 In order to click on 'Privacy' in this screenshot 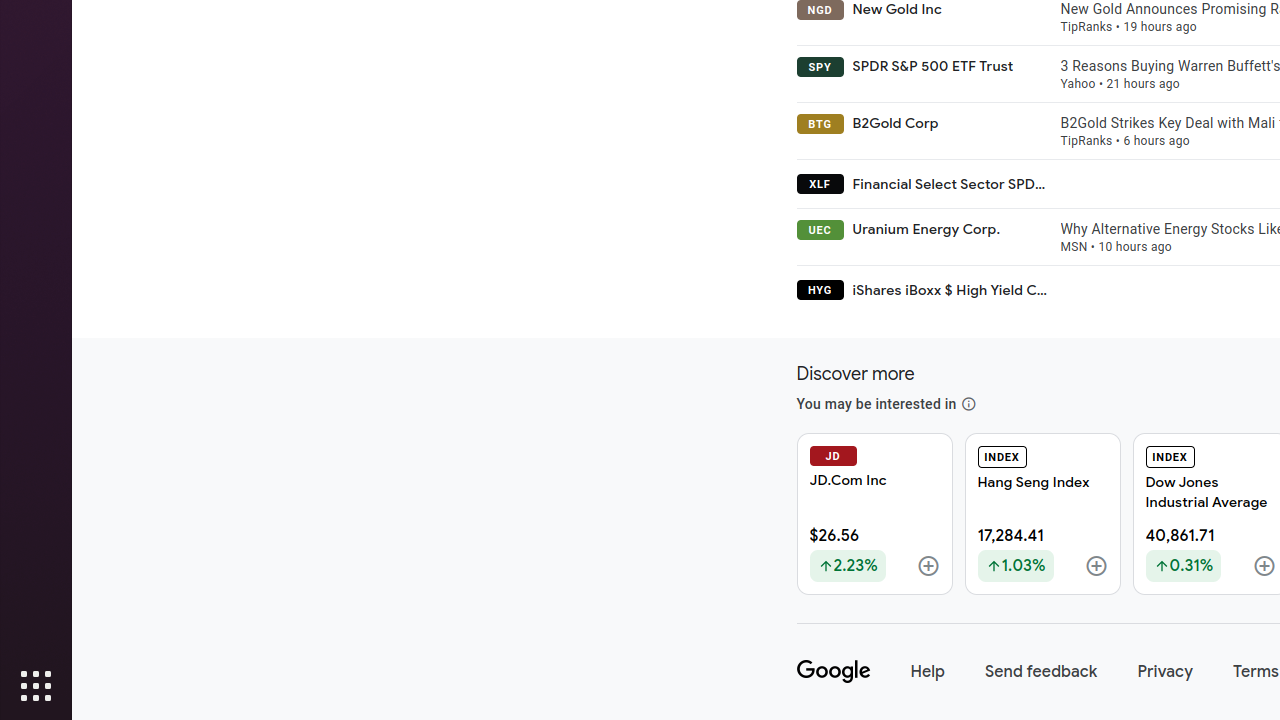, I will do `click(1165, 671)`.